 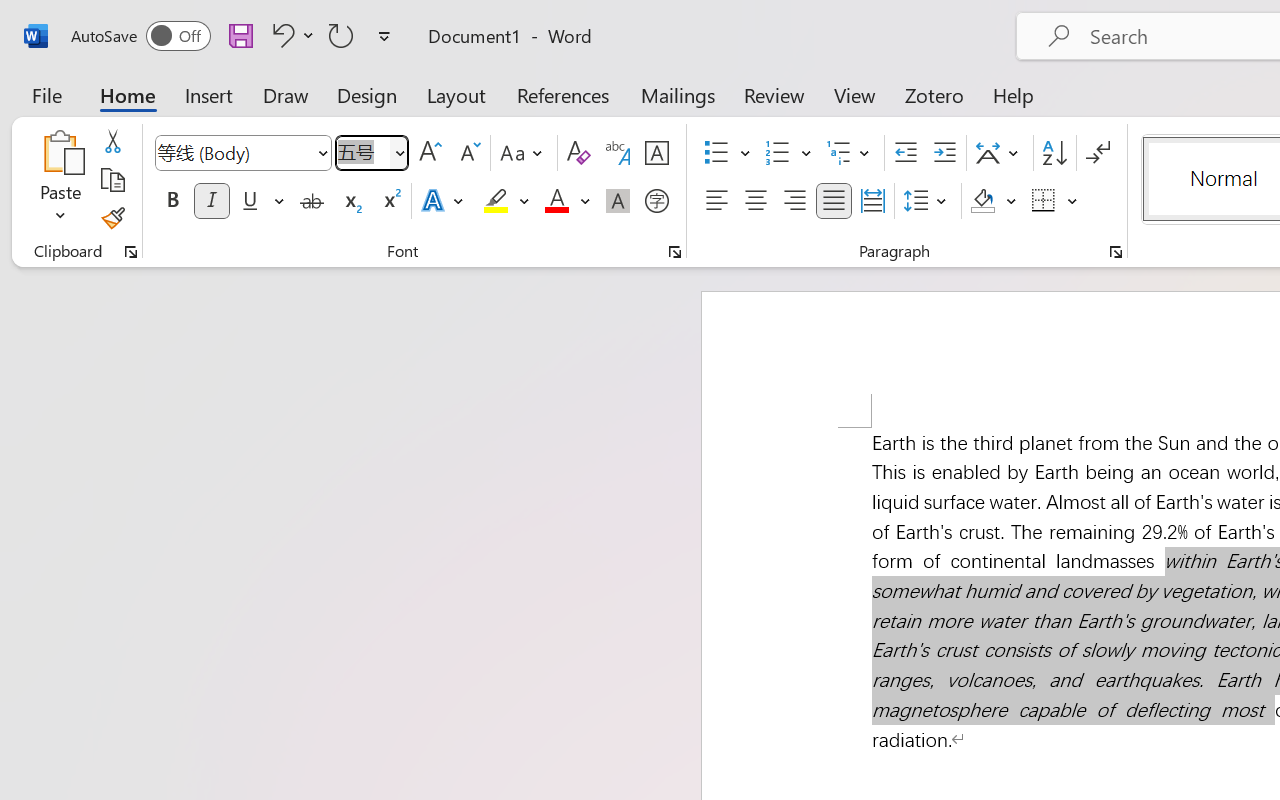 I want to click on 'Decrease Indent', so click(x=905, y=153).